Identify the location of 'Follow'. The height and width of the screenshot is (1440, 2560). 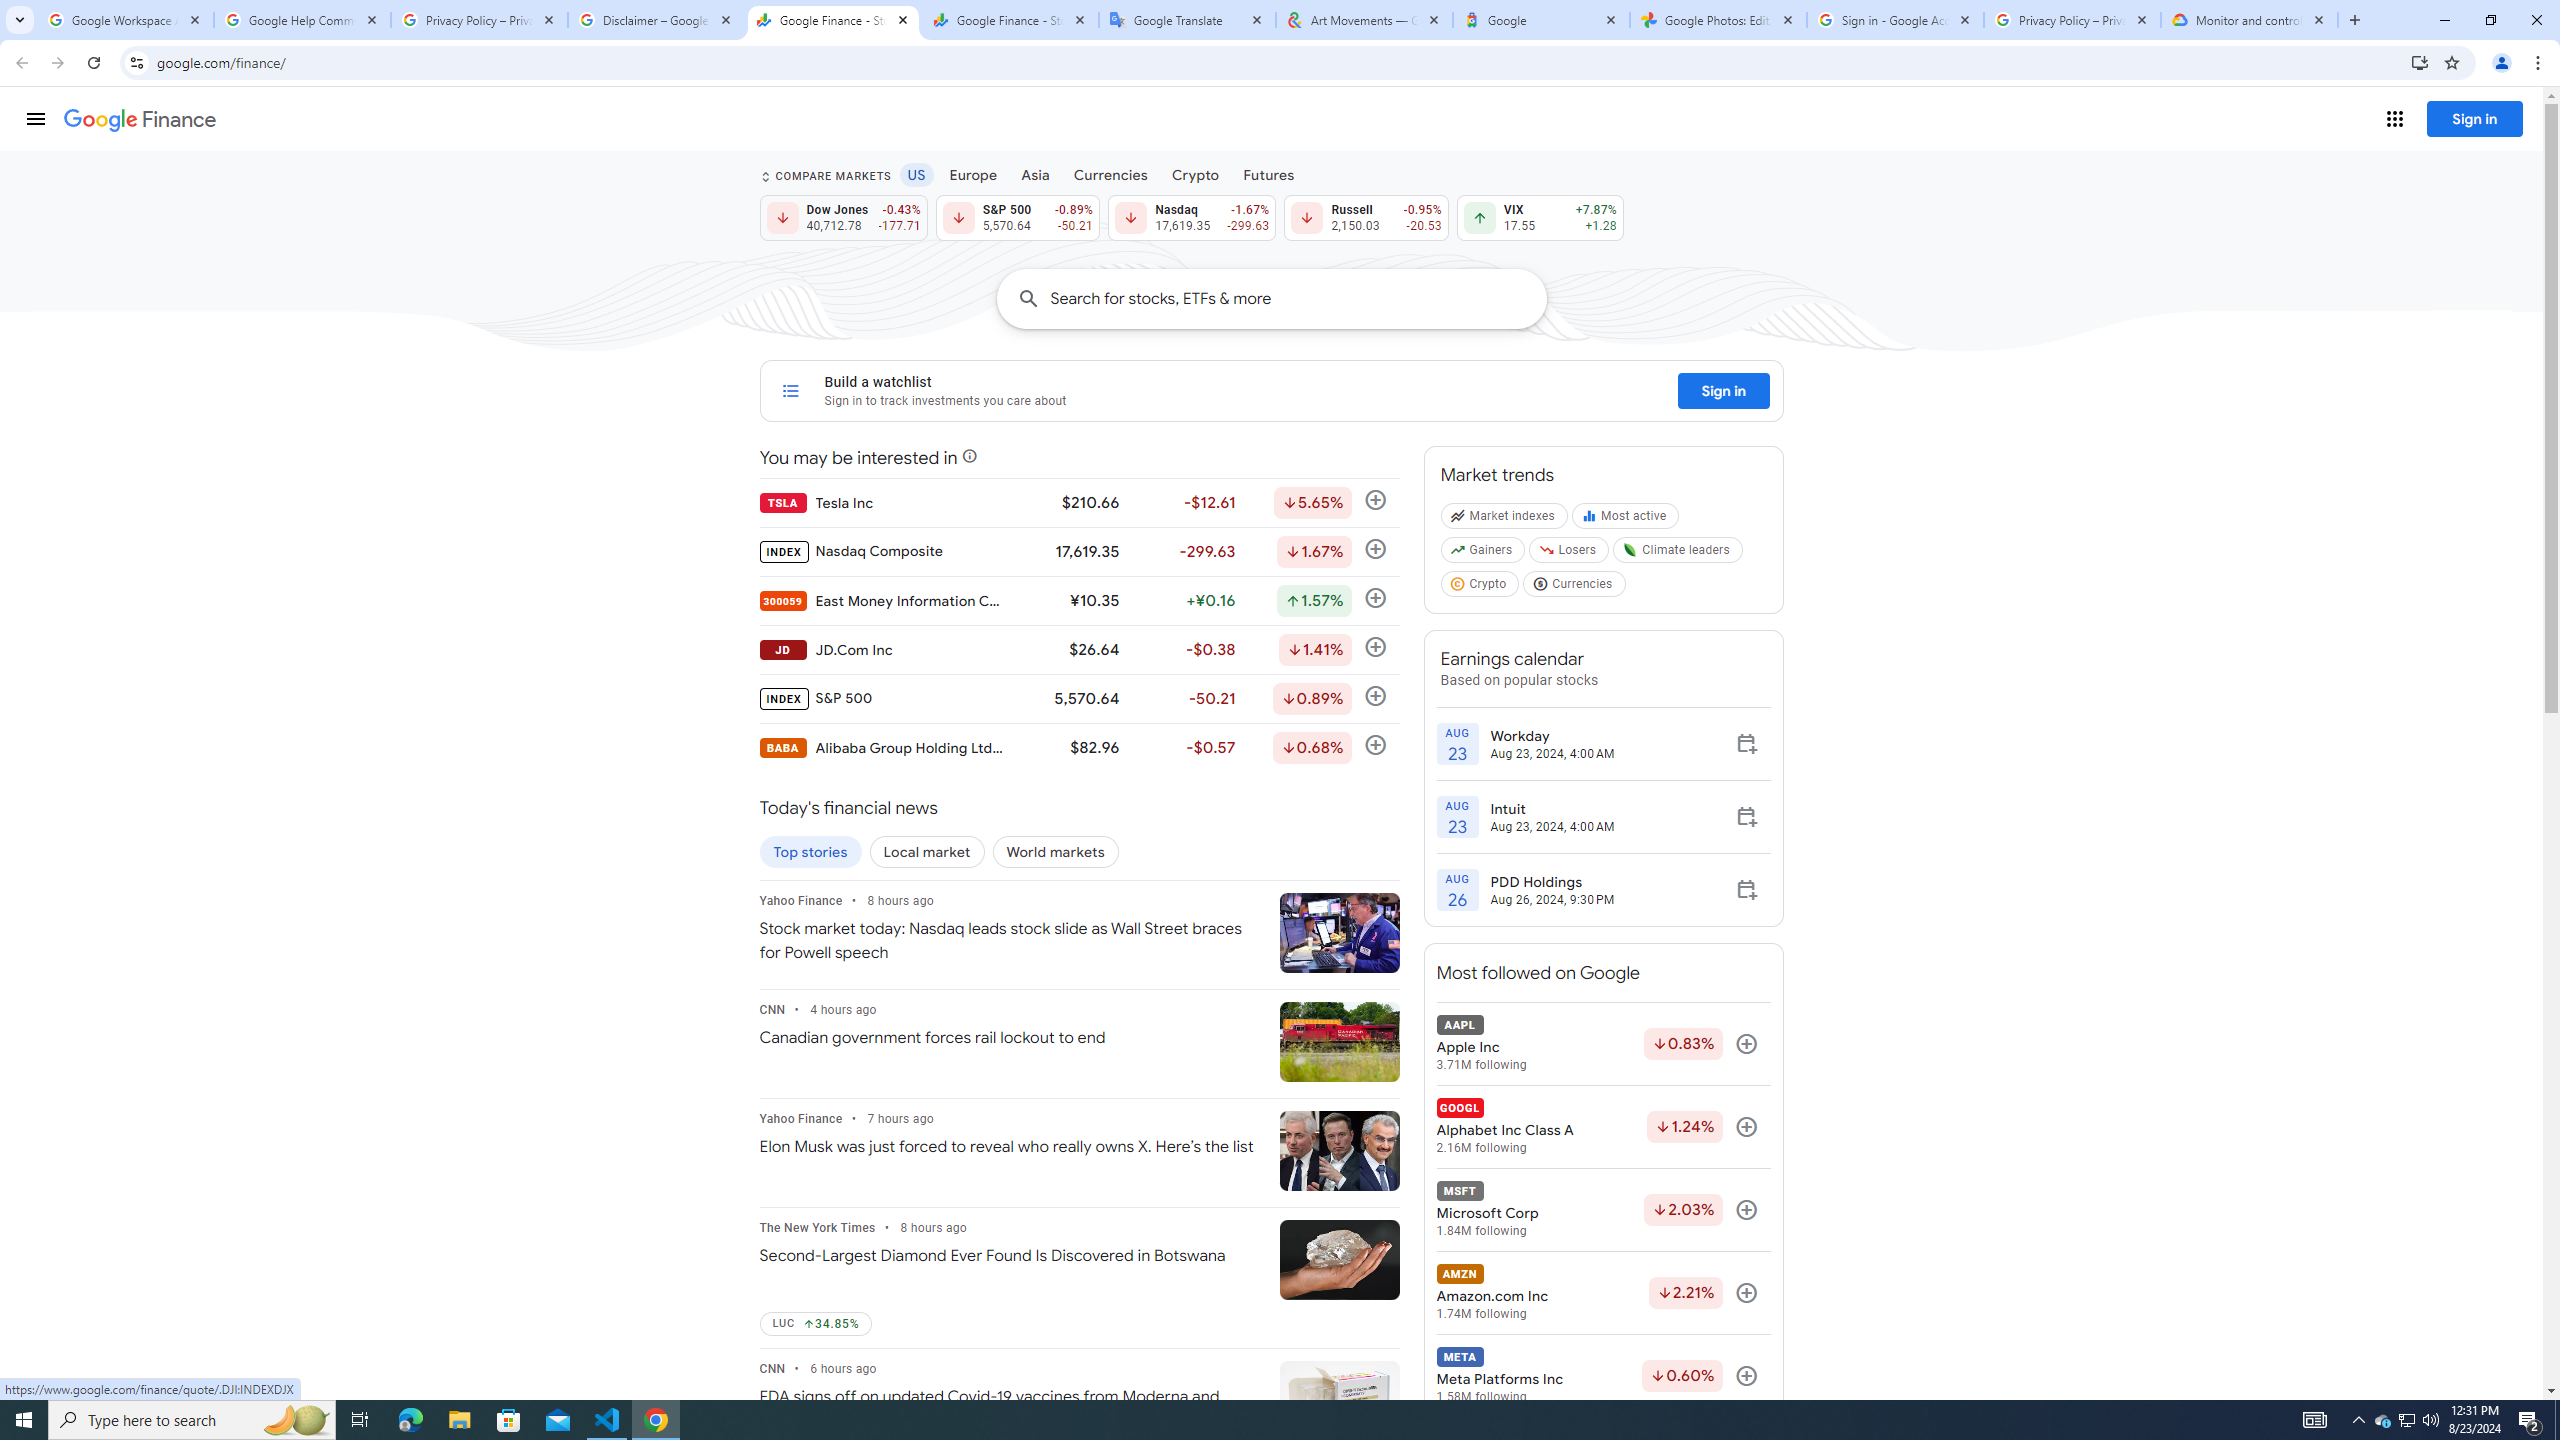
(1746, 1376).